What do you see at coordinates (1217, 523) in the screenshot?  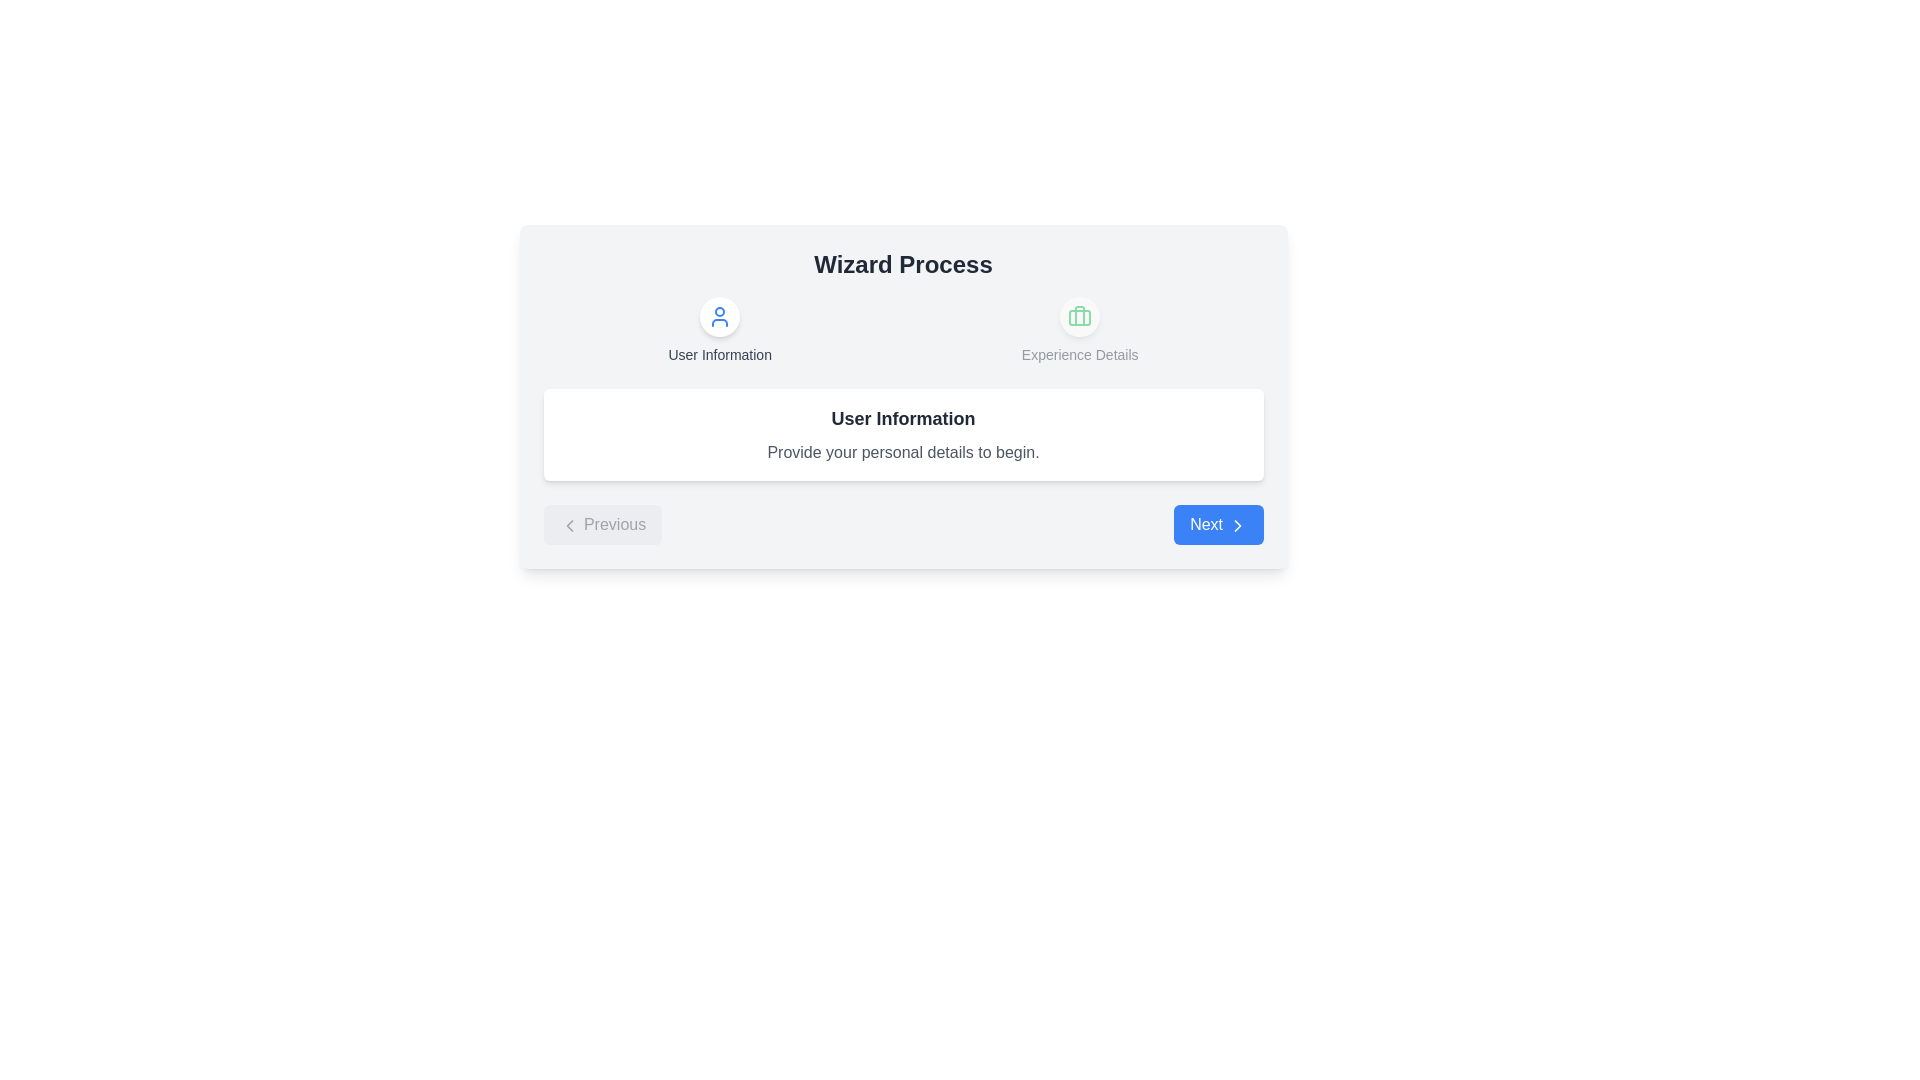 I see `the 'Next' button, which is a rectangular button with rounded corners, vibrant blue background, and white text, located in the bottom-right corner of the main card interface` at bounding box center [1217, 523].